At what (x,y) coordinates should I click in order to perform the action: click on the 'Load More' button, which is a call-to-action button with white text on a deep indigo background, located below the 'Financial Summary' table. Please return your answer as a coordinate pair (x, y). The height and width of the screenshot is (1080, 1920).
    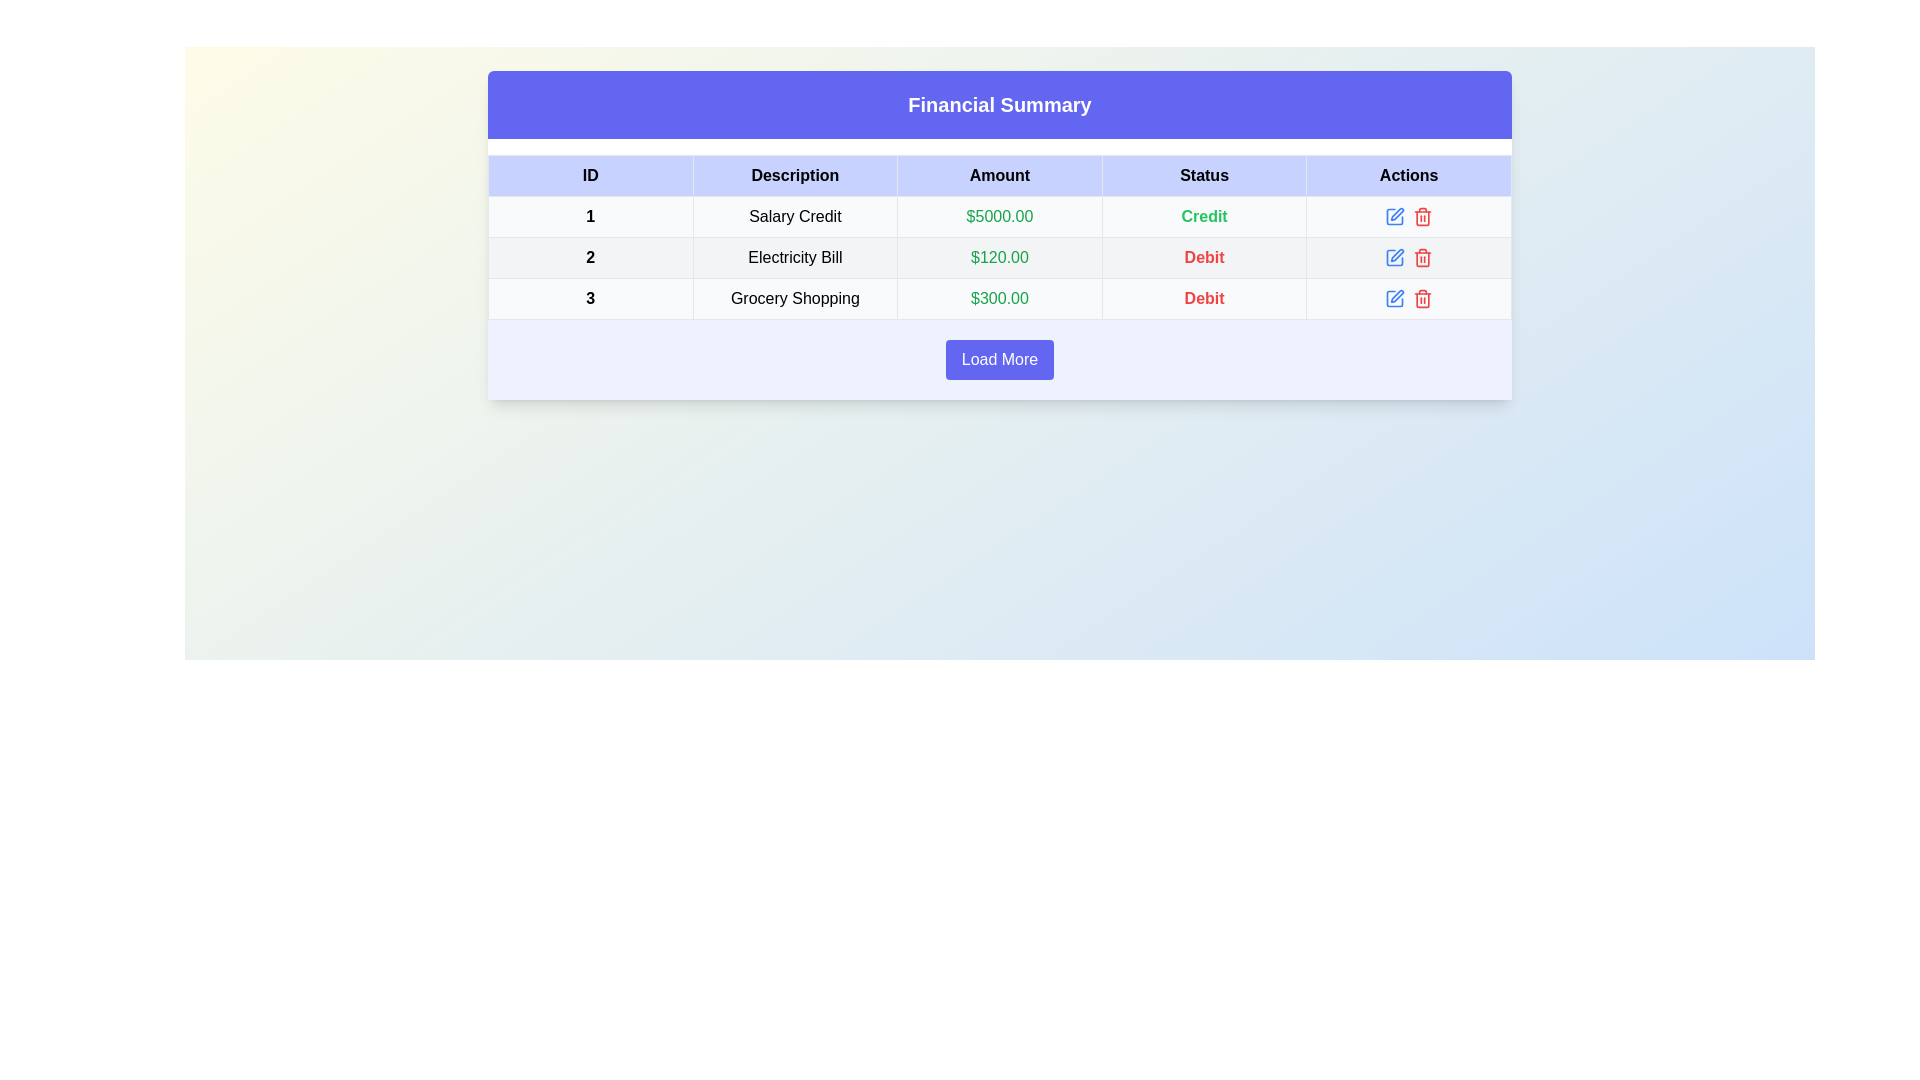
    Looking at the image, I should click on (999, 358).